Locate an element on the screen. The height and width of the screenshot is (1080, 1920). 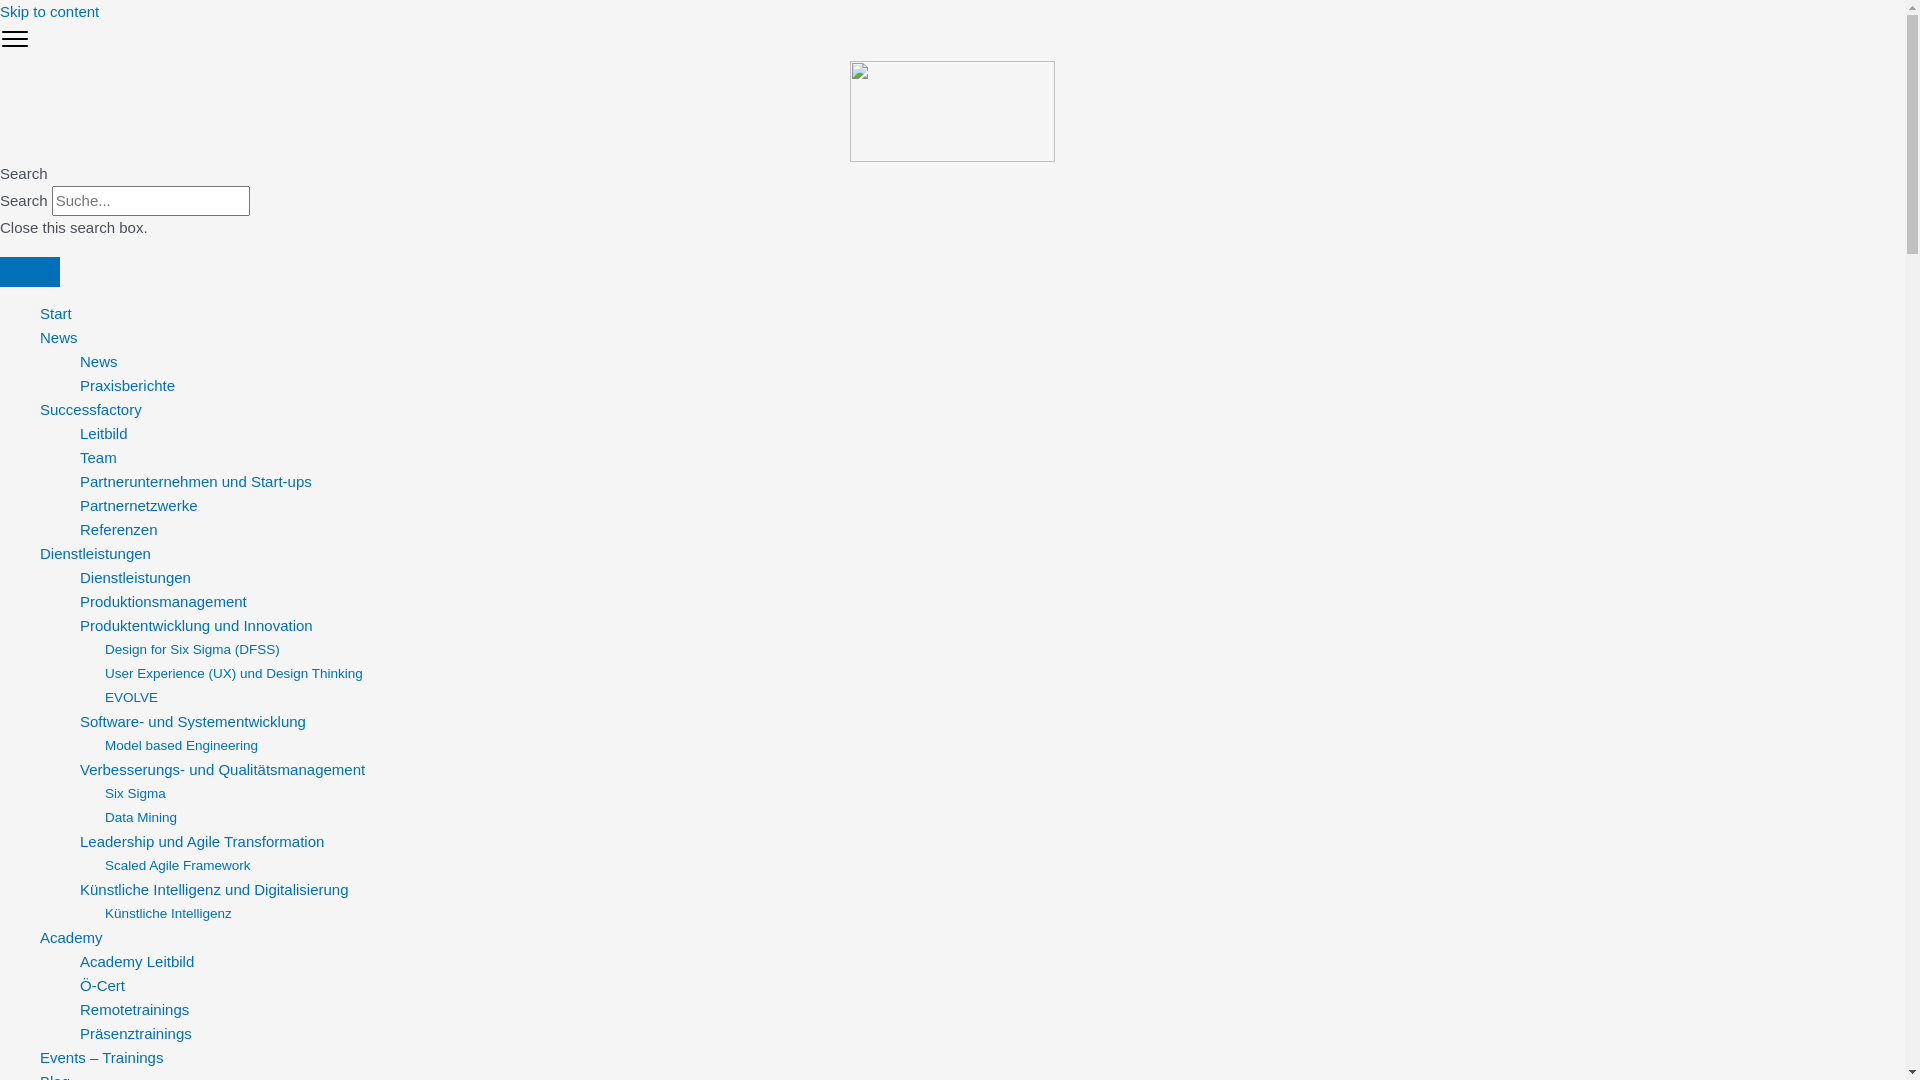
'Academy Leitbild' is located at coordinates (136, 960).